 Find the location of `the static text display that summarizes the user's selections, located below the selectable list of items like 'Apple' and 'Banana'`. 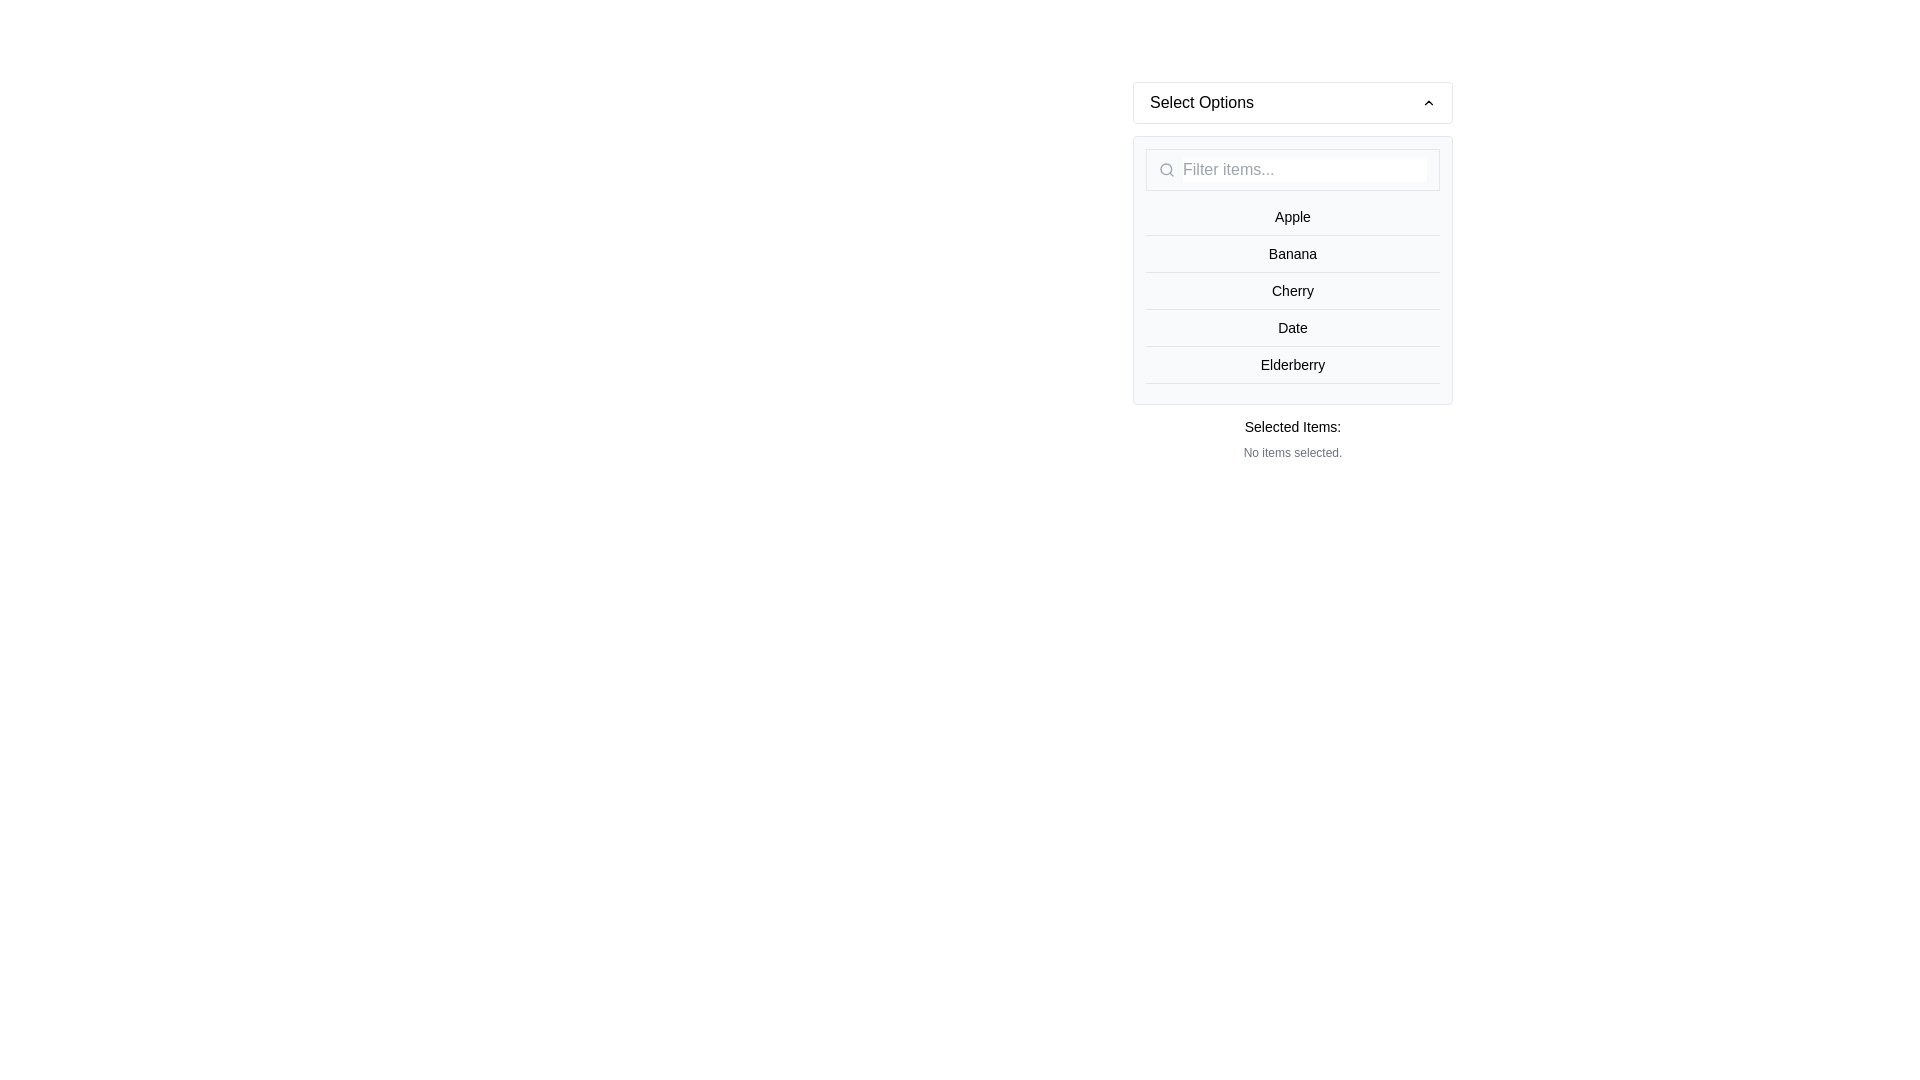

the static text display that summarizes the user's selections, located below the selectable list of items like 'Apple' and 'Banana' is located at coordinates (1292, 438).